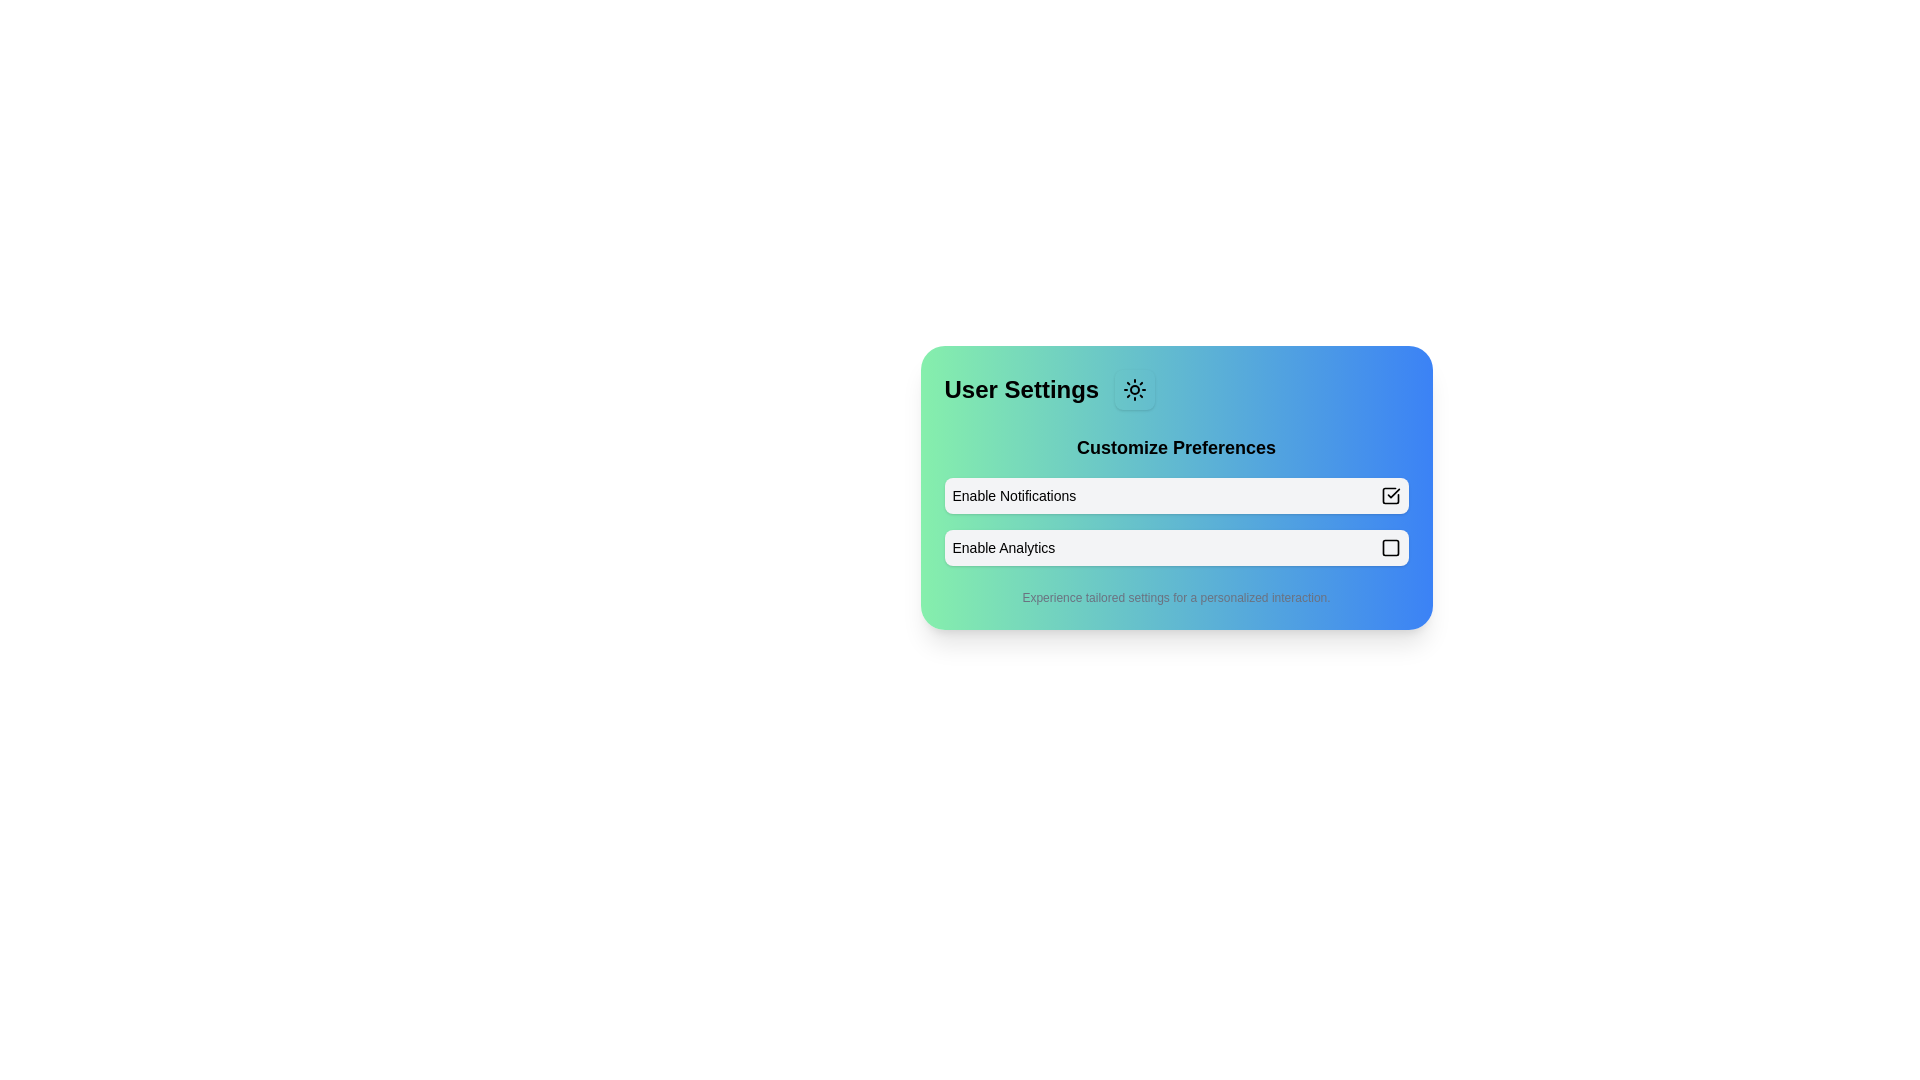 This screenshot has height=1080, width=1920. I want to click on the square-shaped icon with rounded corners located to the right of the 'Enable Analytics' label in the 'Customize Preferences' section, so click(1389, 547).